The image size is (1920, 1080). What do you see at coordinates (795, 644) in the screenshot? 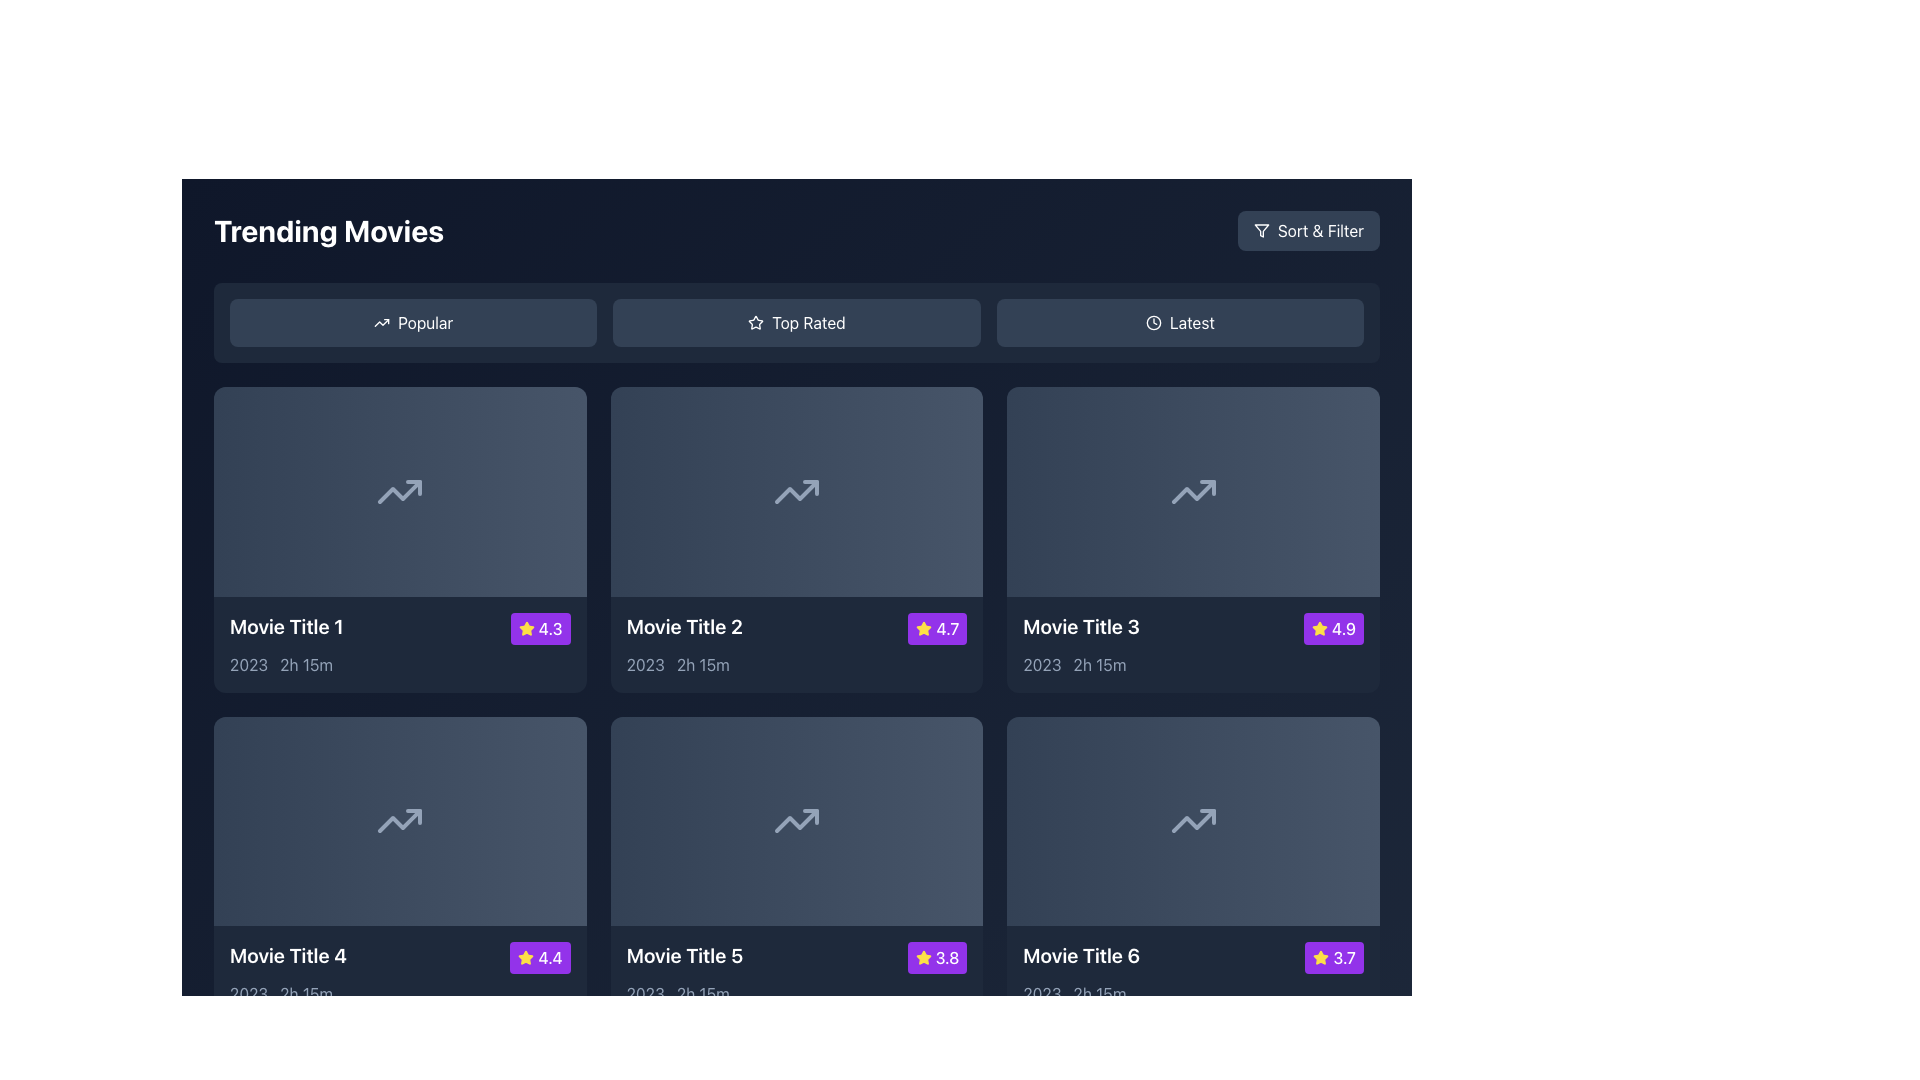
I see `to select the informational card displaying details for the movie titled 'Movie Title 2' with a rating of 4.7 located in the second column of the first row of the movie grid` at bounding box center [795, 644].